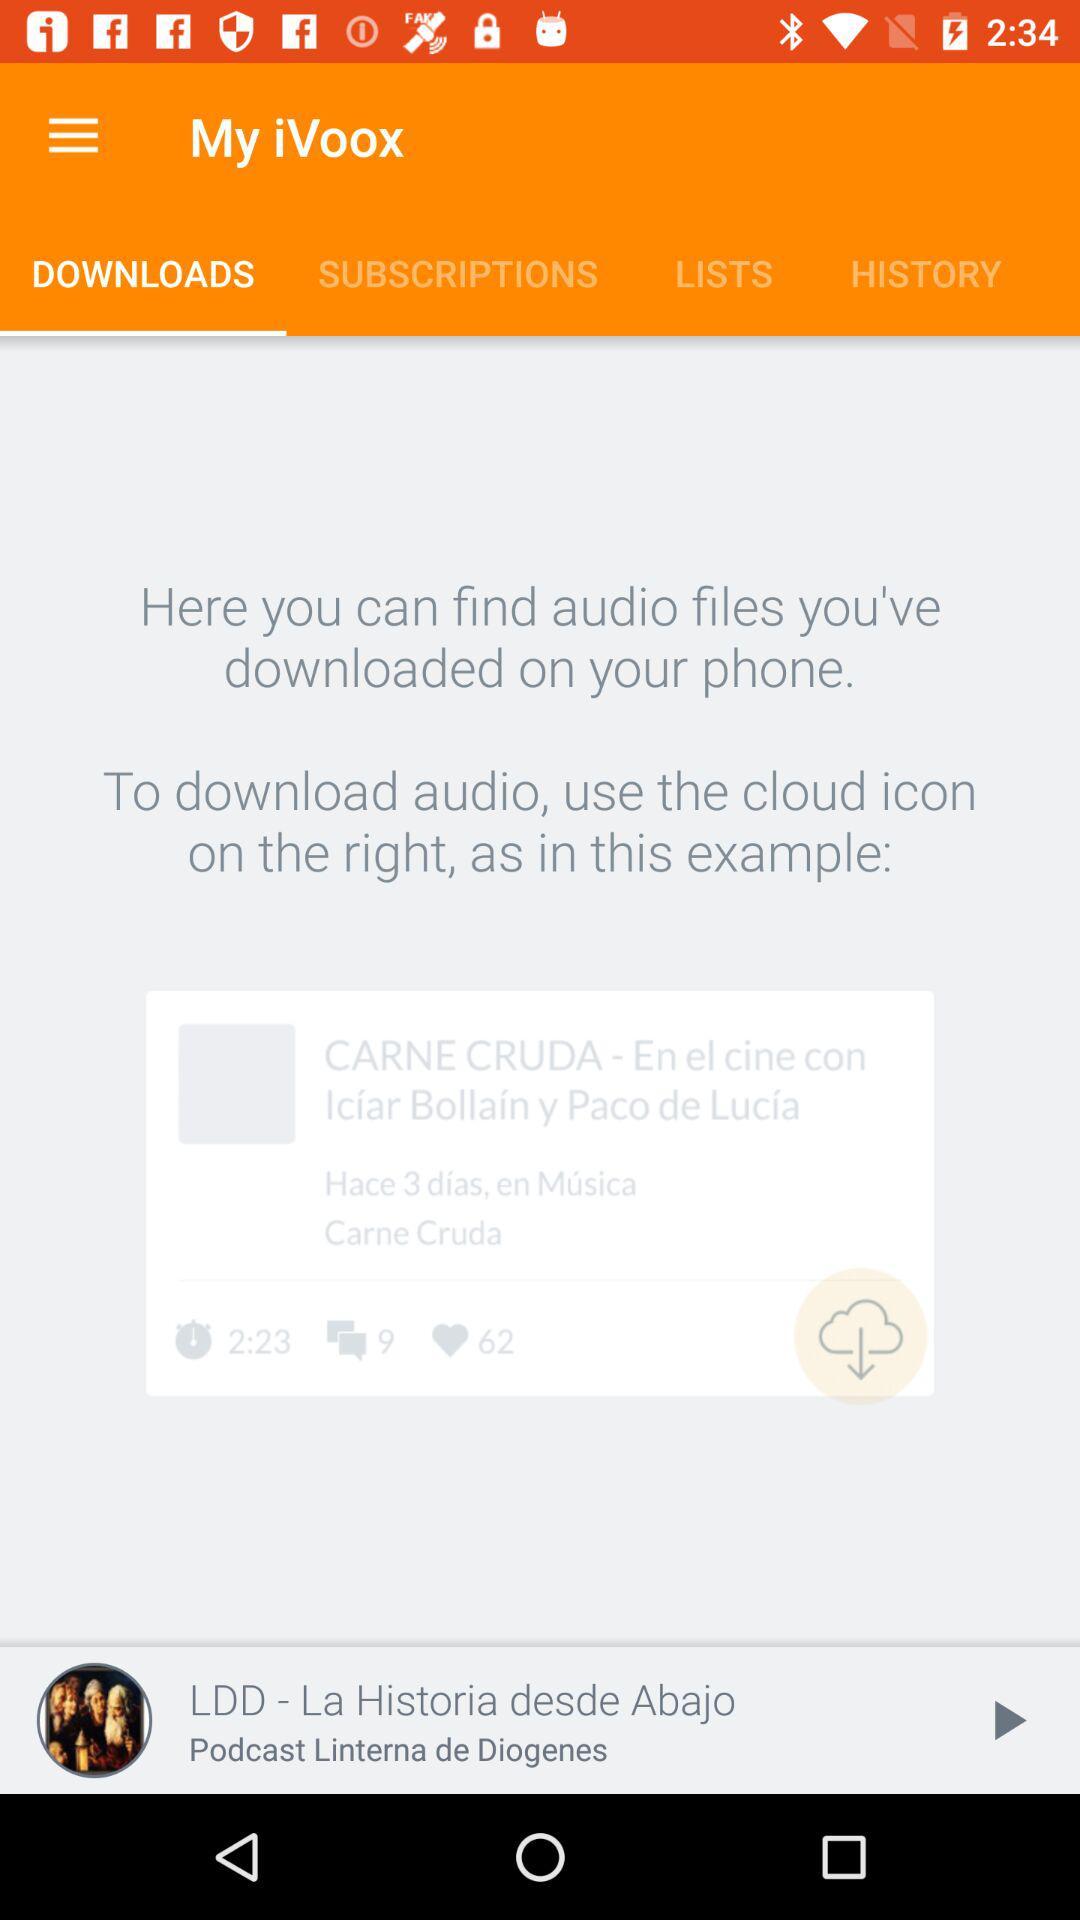 The width and height of the screenshot is (1080, 1920). Describe the element at coordinates (1006, 1719) in the screenshot. I see `the item next to ldd la historia` at that location.